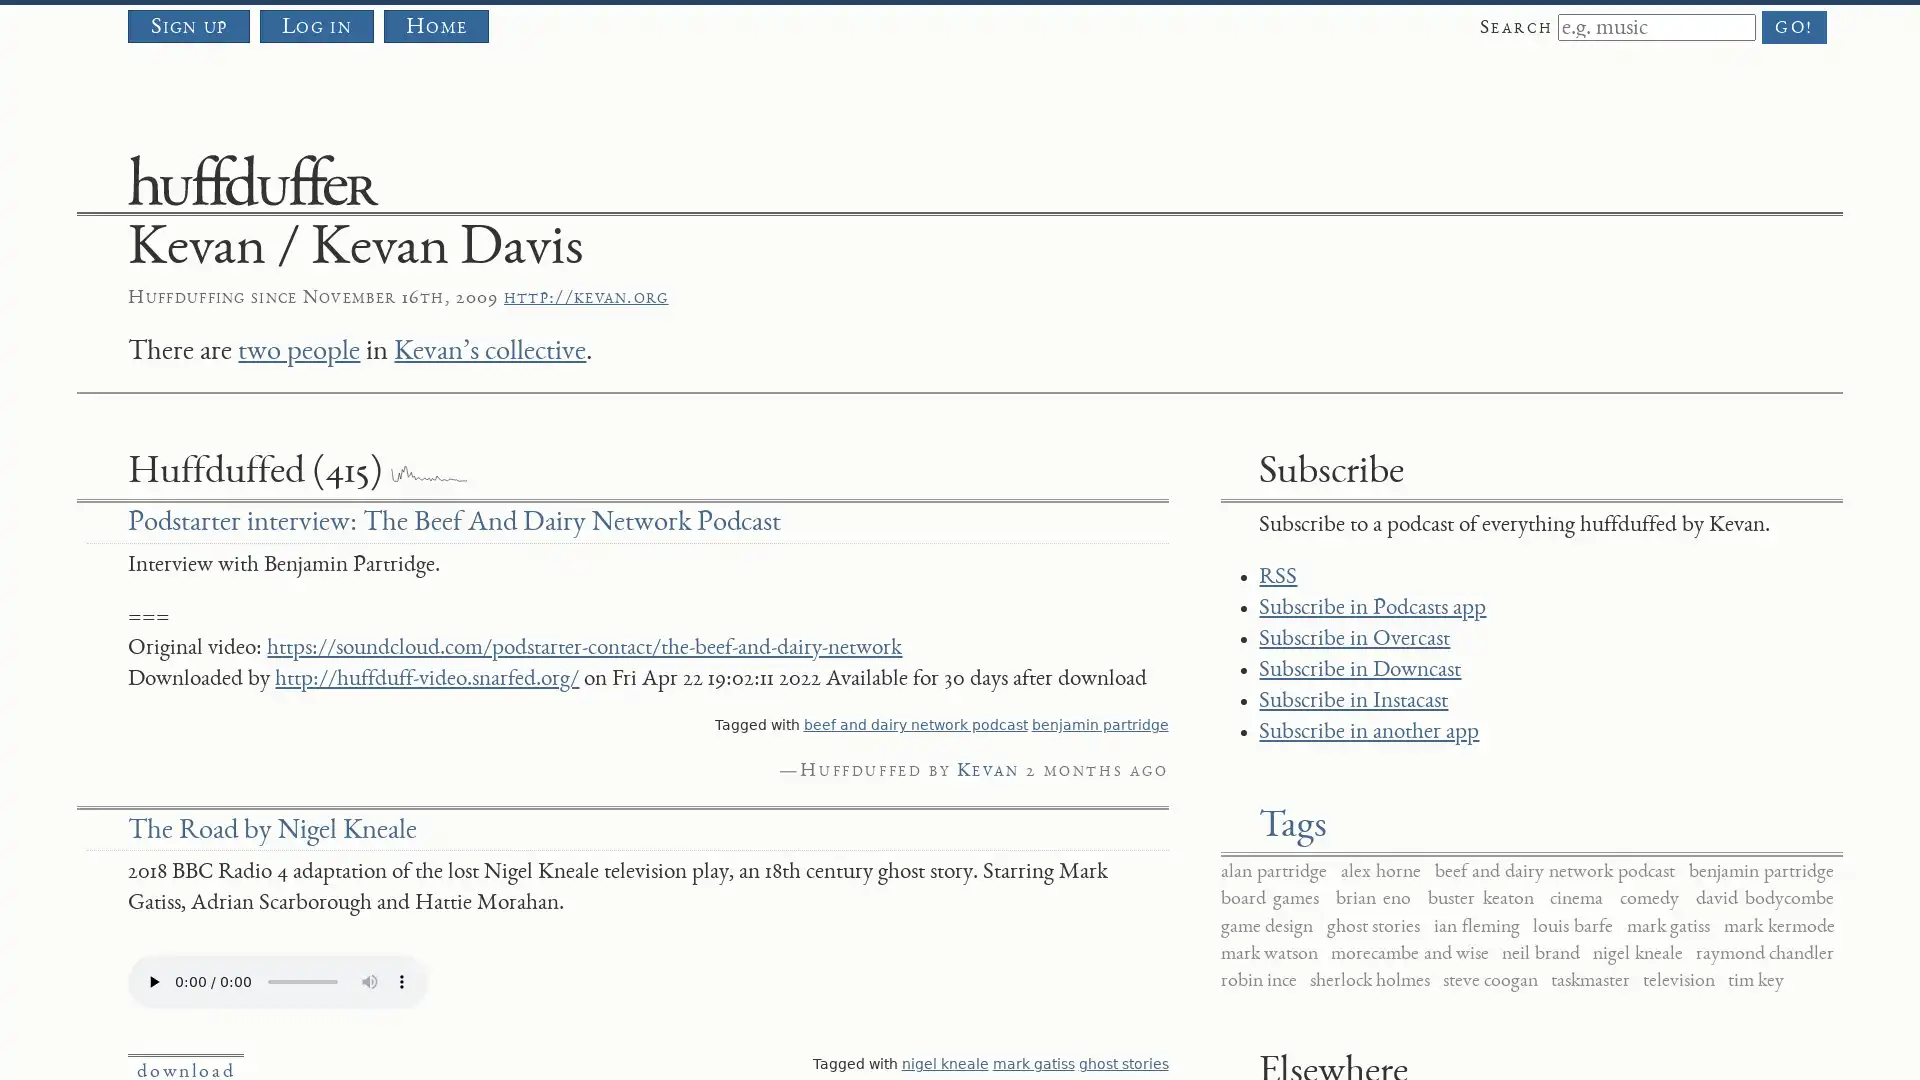 The width and height of the screenshot is (1920, 1080). Describe the element at coordinates (1794, 27) in the screenshot. I see `GO!` at that location.